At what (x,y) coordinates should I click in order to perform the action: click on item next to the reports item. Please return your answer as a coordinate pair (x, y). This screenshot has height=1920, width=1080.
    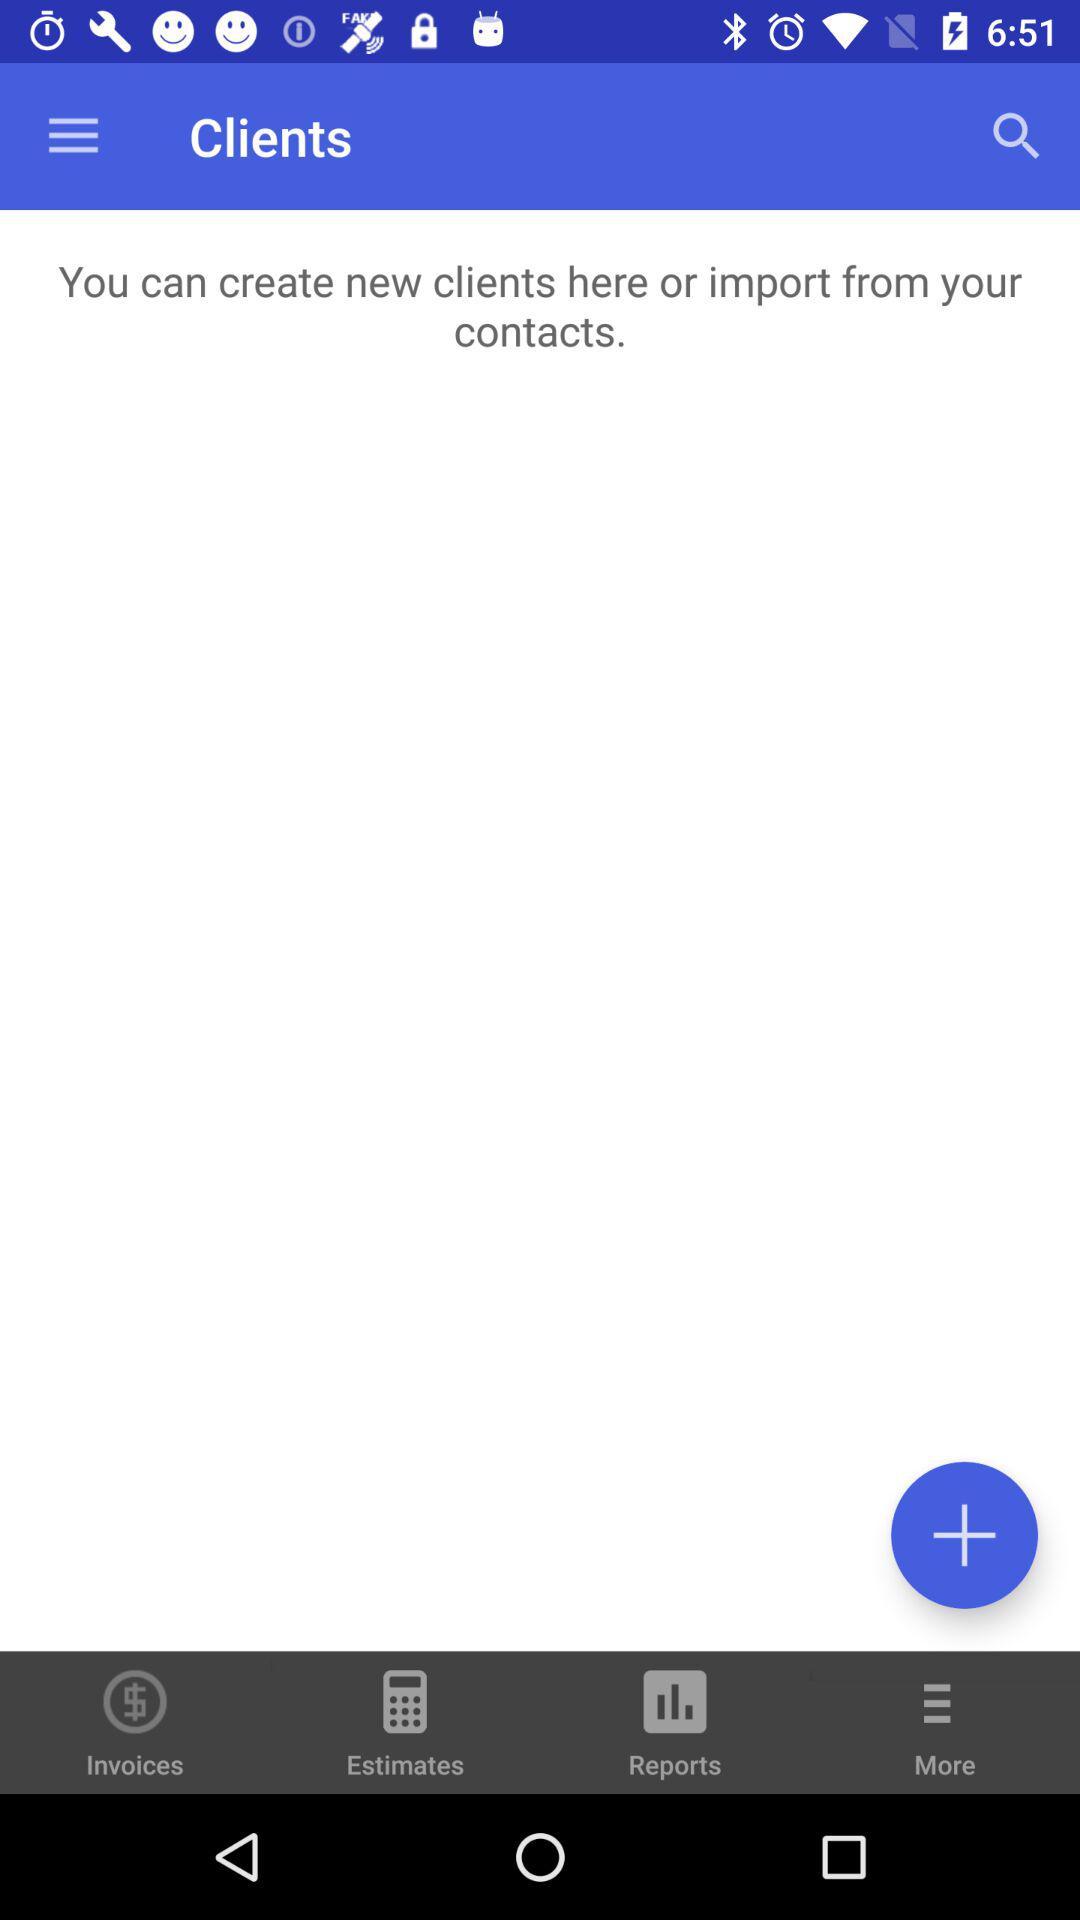
    Looking at the image, I should click on (945, 1736).